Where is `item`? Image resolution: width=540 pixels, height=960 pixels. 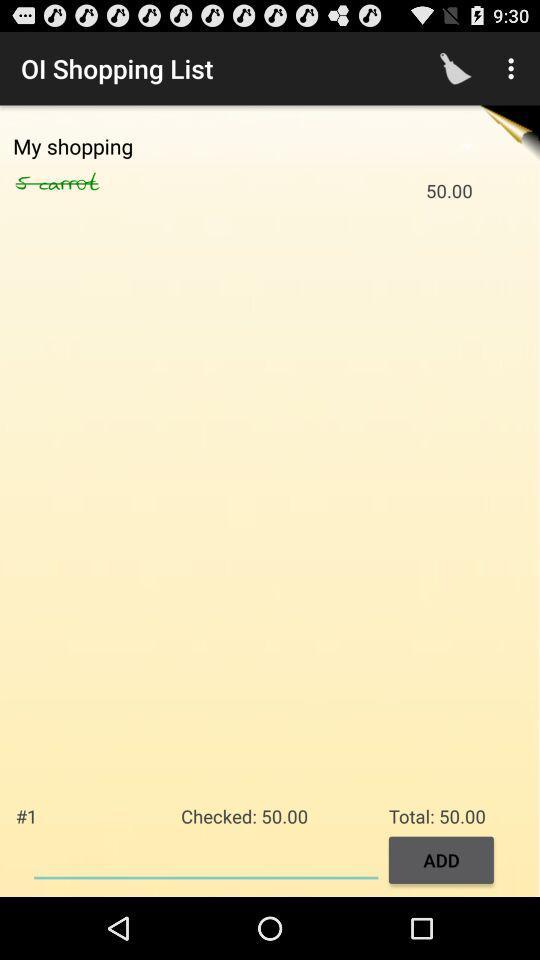
item is located at coordinates (205, 857).